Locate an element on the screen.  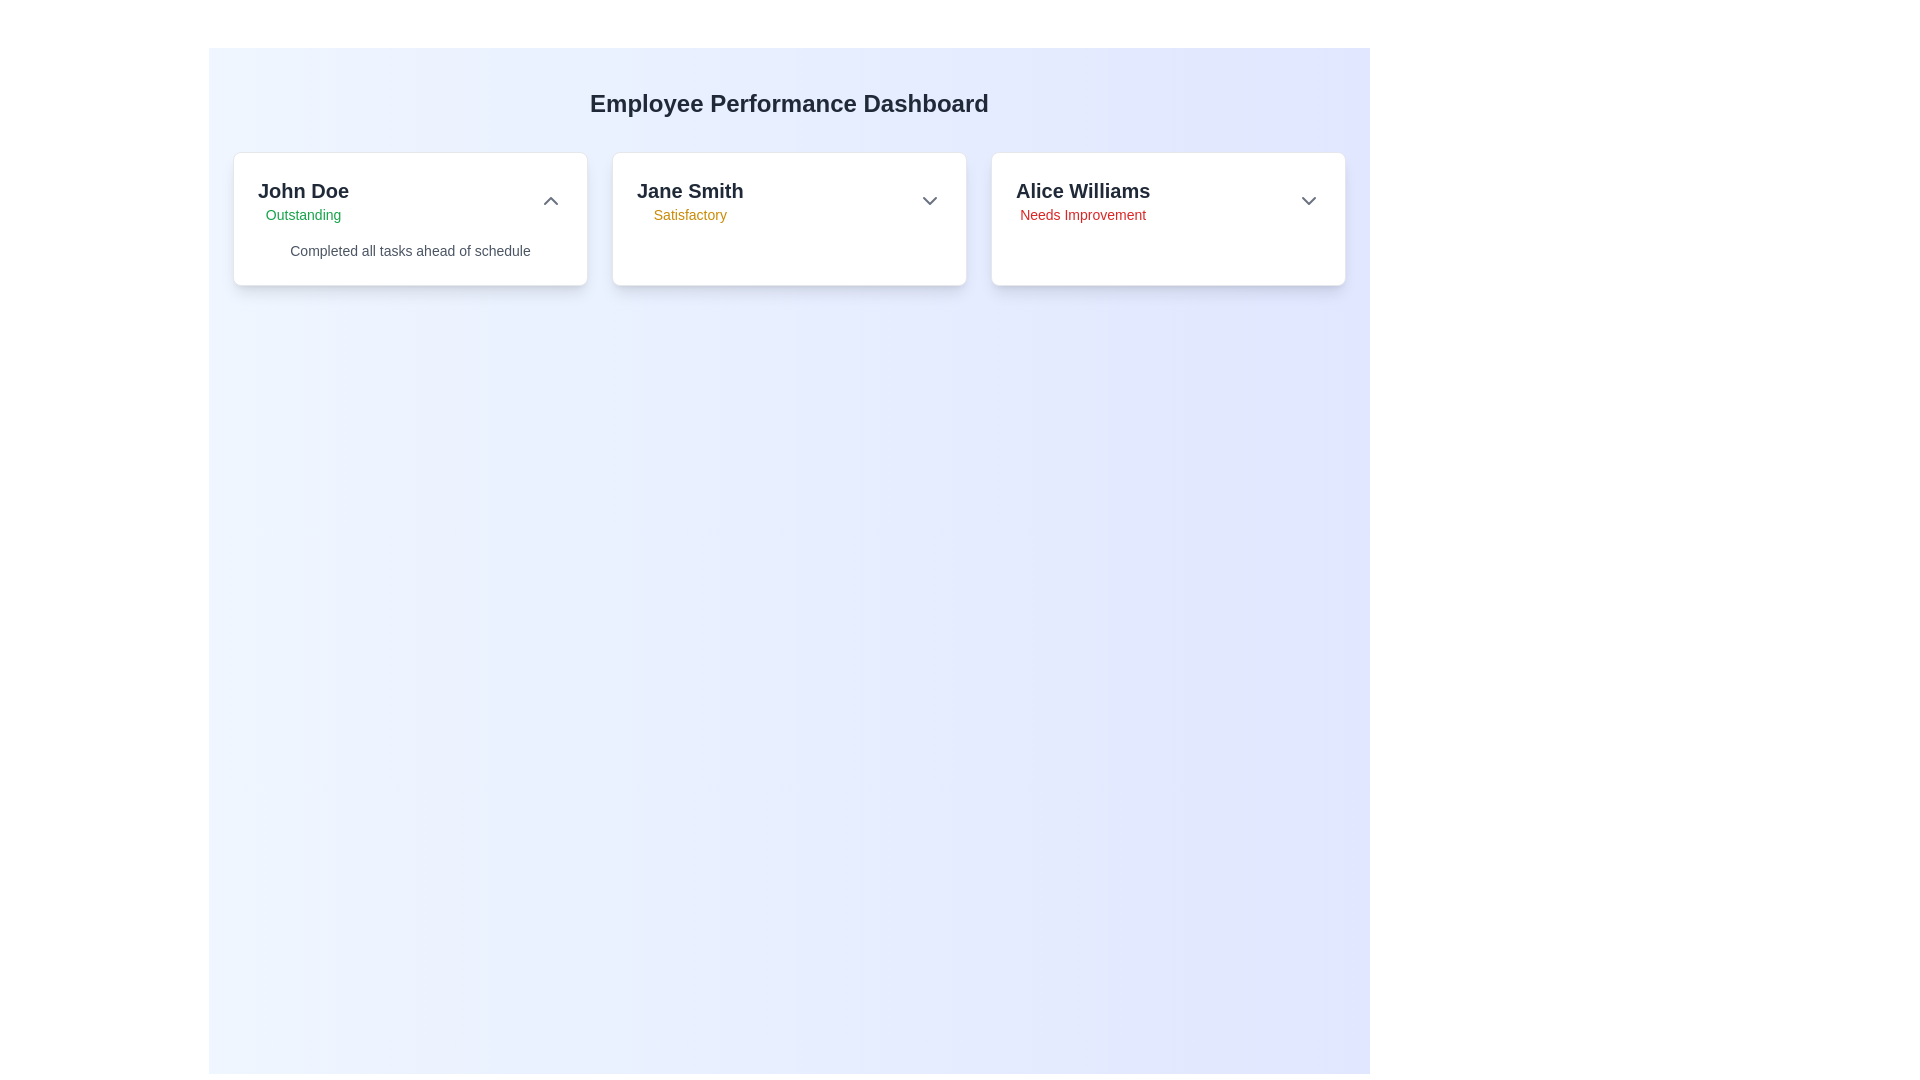
the Text Display element that shows 'Alice Williams' with the performance status 'Needs Improvement' located in the third card of the horizontally arranged set is located at coordinates (1082, 200).